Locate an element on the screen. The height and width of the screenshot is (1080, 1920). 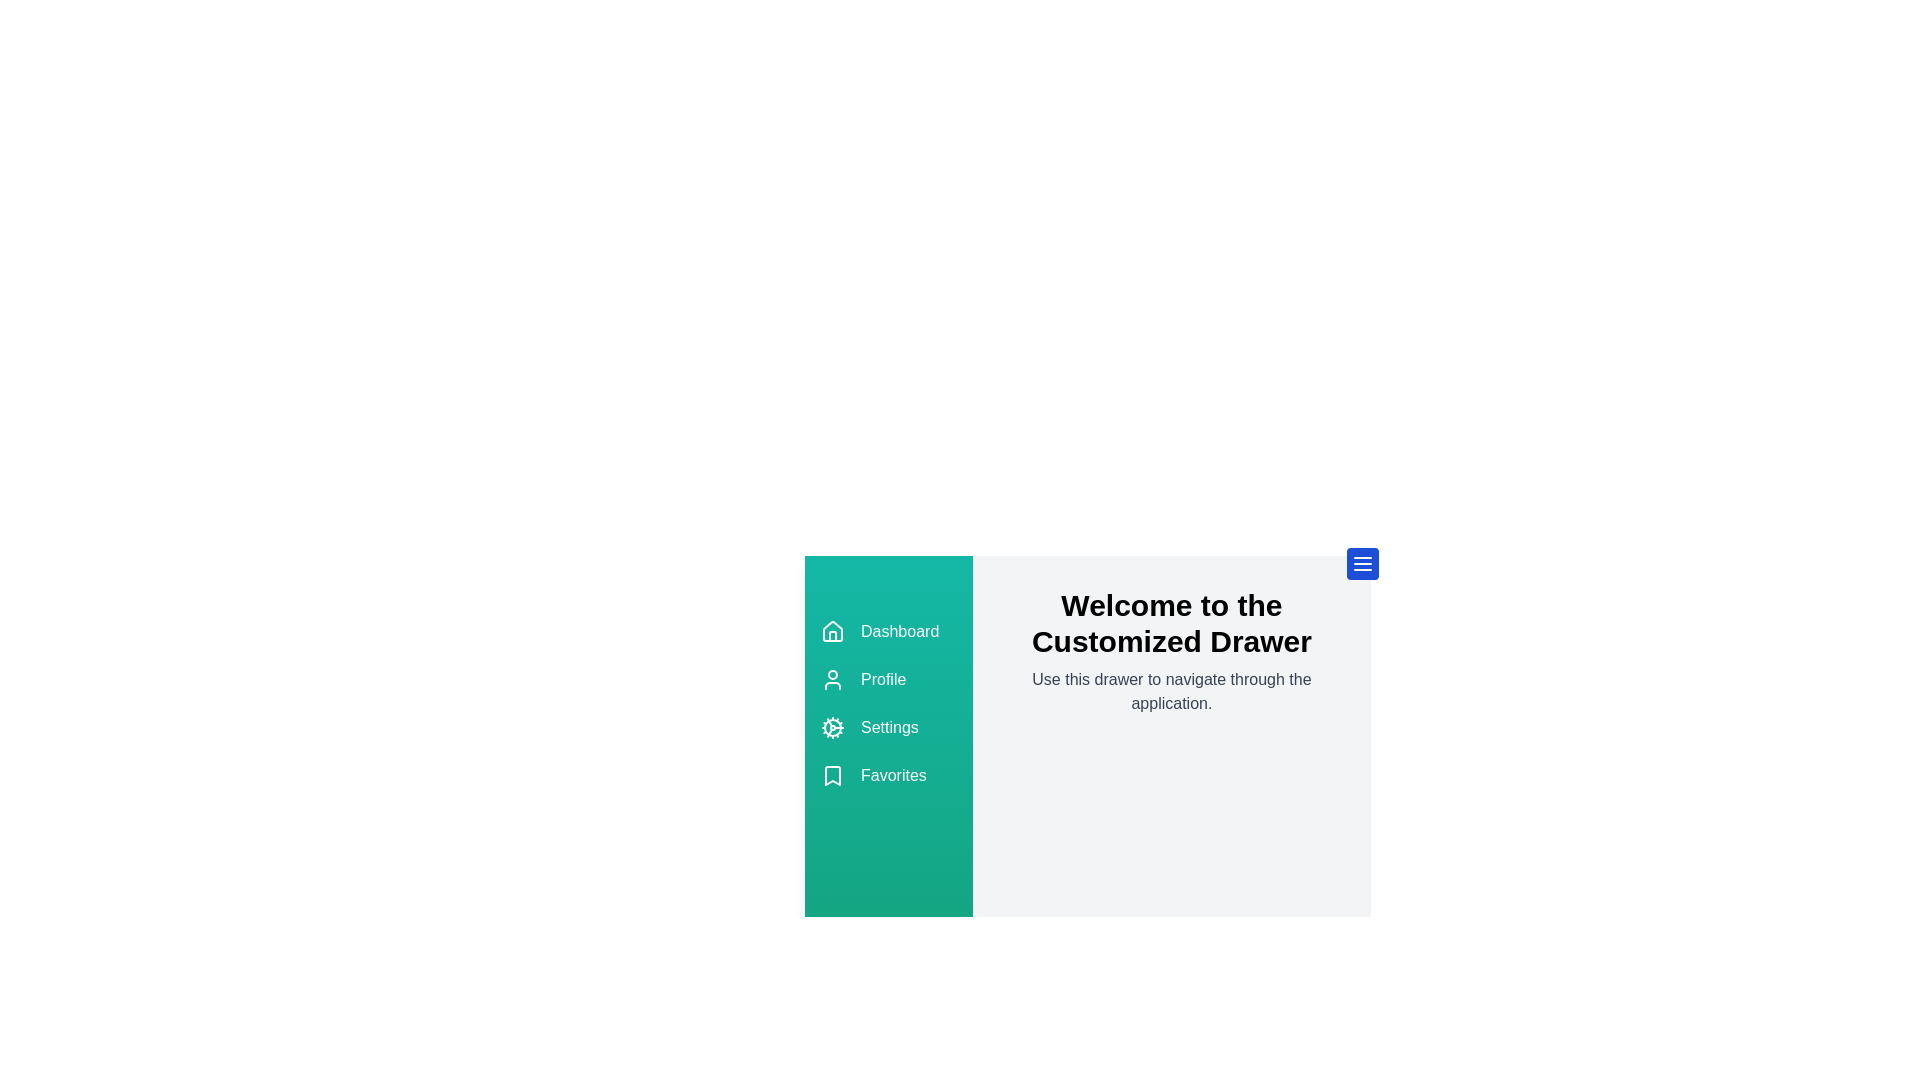
the icon for Profile in the drawer menu is located at coordinates (833, 678).